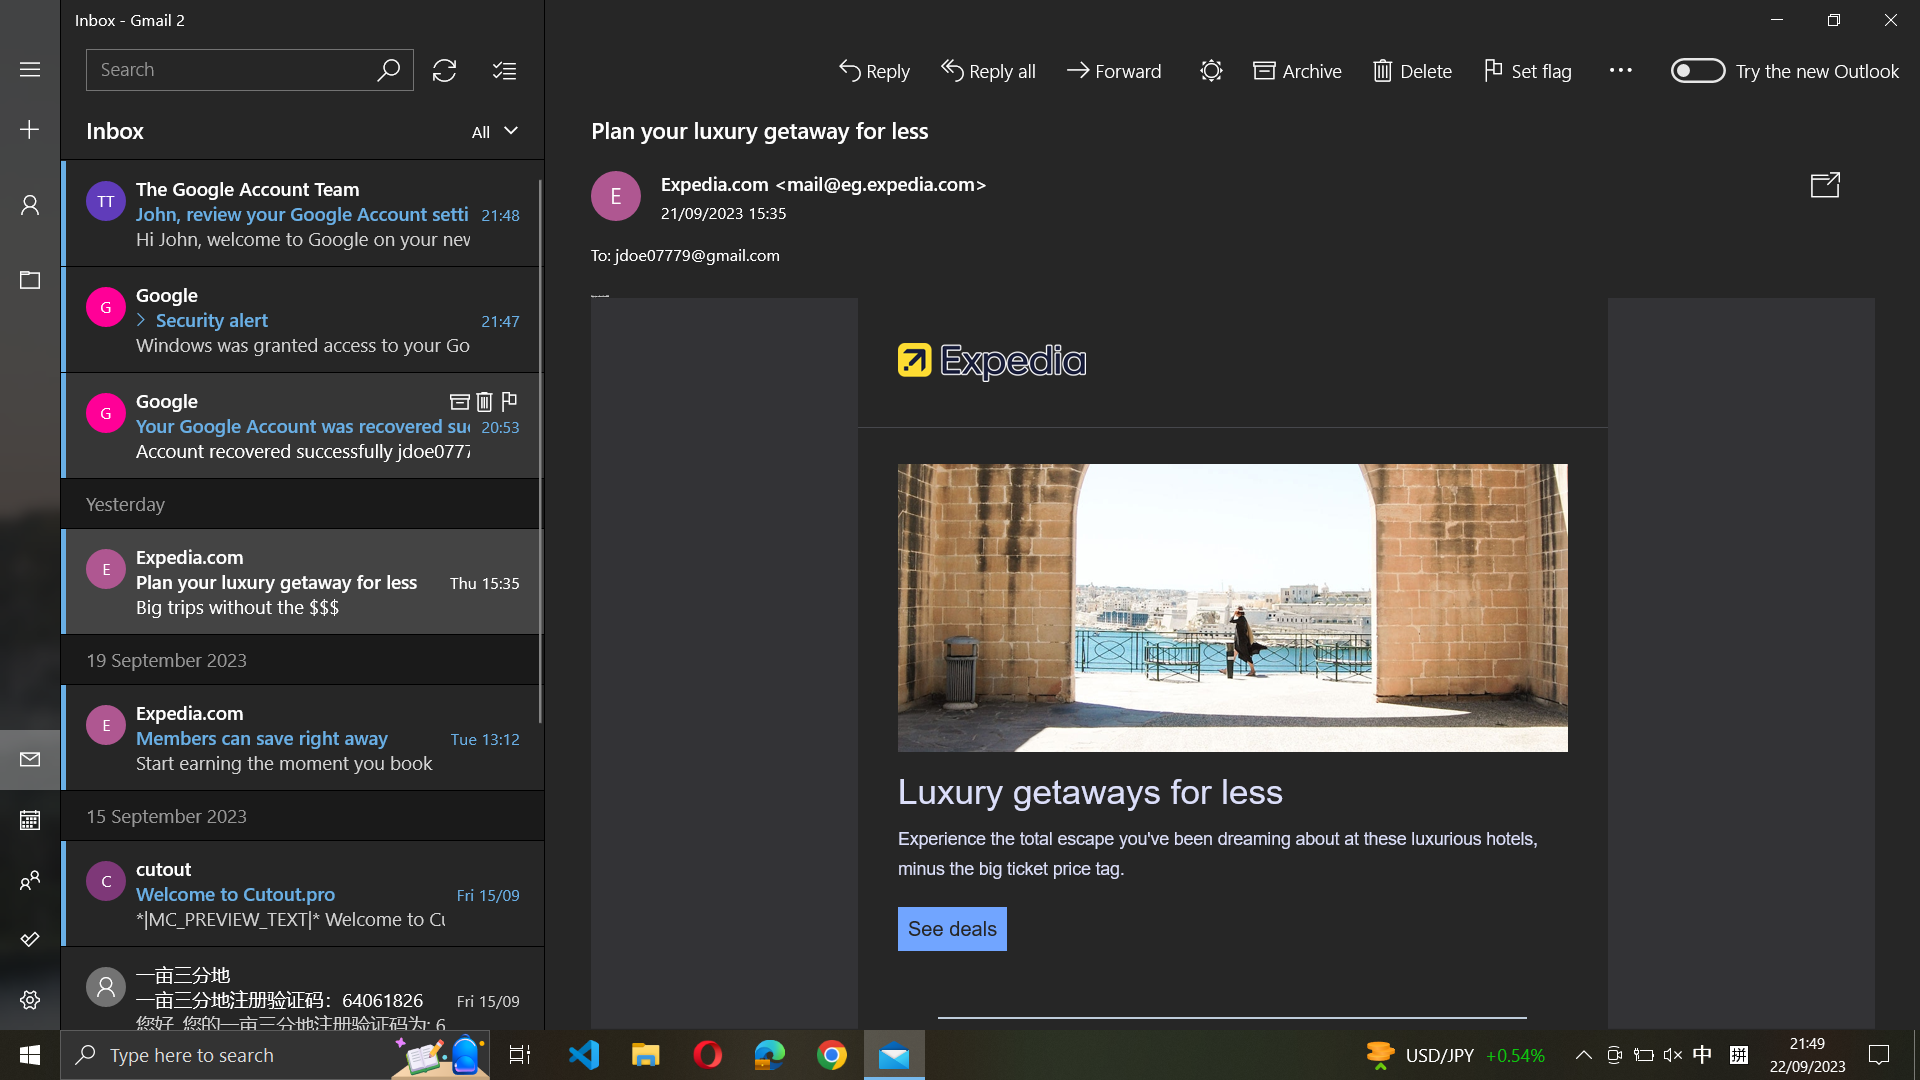 Image resolution: width=1920 pixels, height=1080 pixels. I want to click on Redirect email received from Expedia.com yesterday, so click(300, 579).